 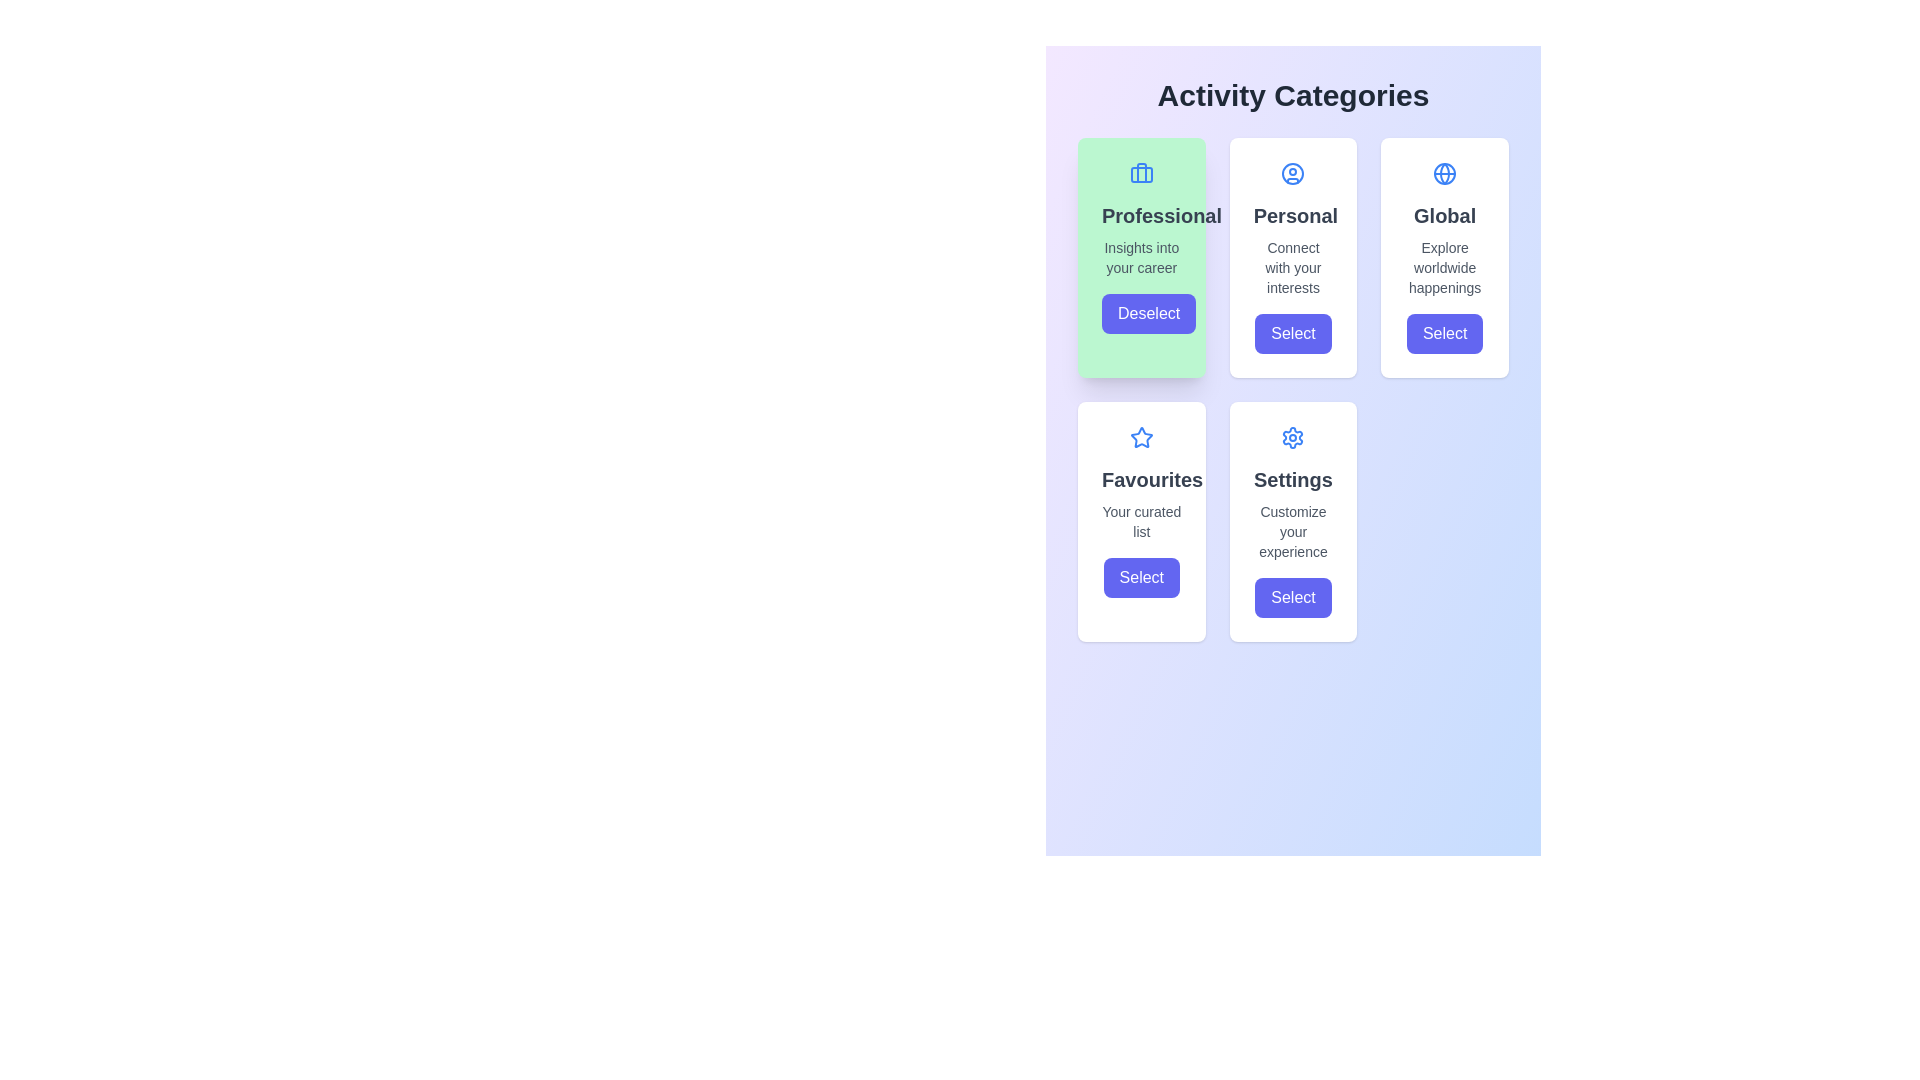 I want to click on the 'Select' button located at the bottom of the card with a white background and rounded edges, which contains the text 'Favourites' and a blue outlined star icon, so click(x=1141, y=520).